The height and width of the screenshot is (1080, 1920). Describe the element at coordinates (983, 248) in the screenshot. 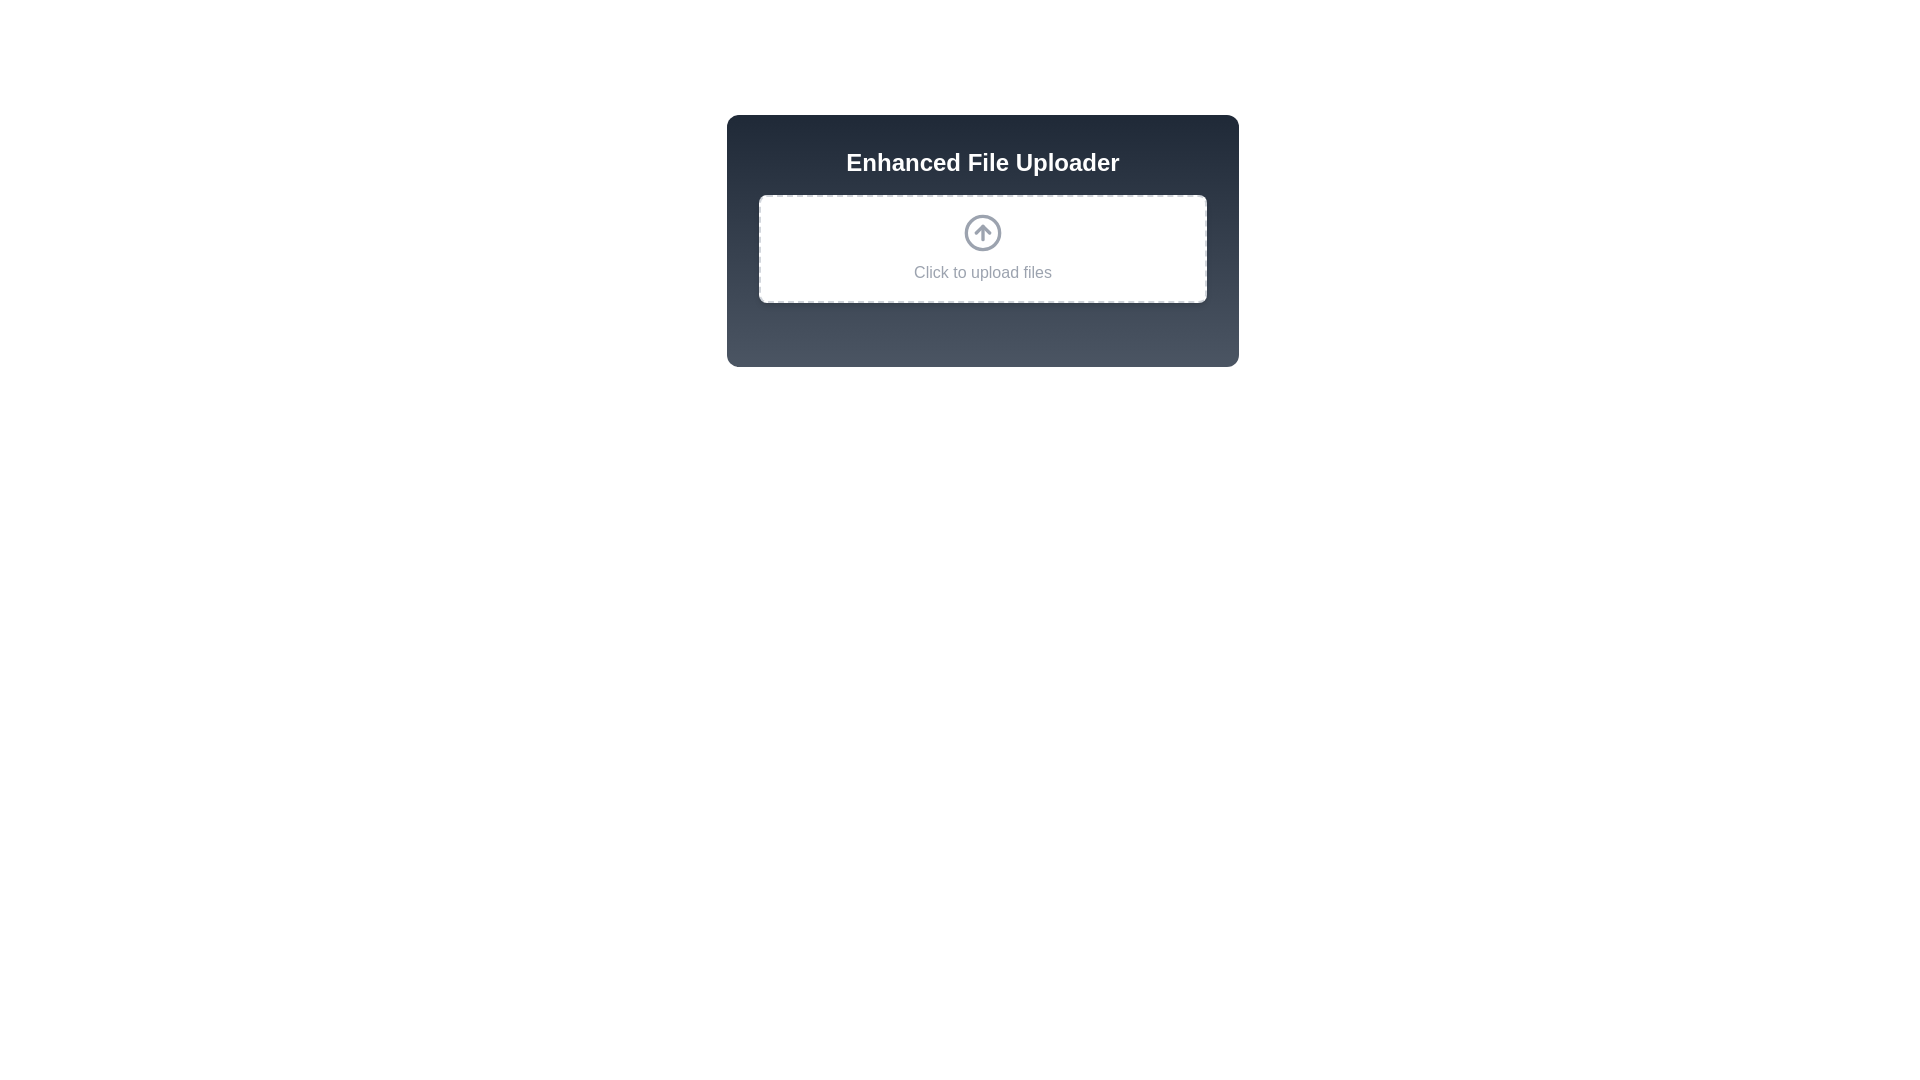

I see `the clickable file upload region, which is a white rectangular area with rounded corners and dashed gray borders` at that location.